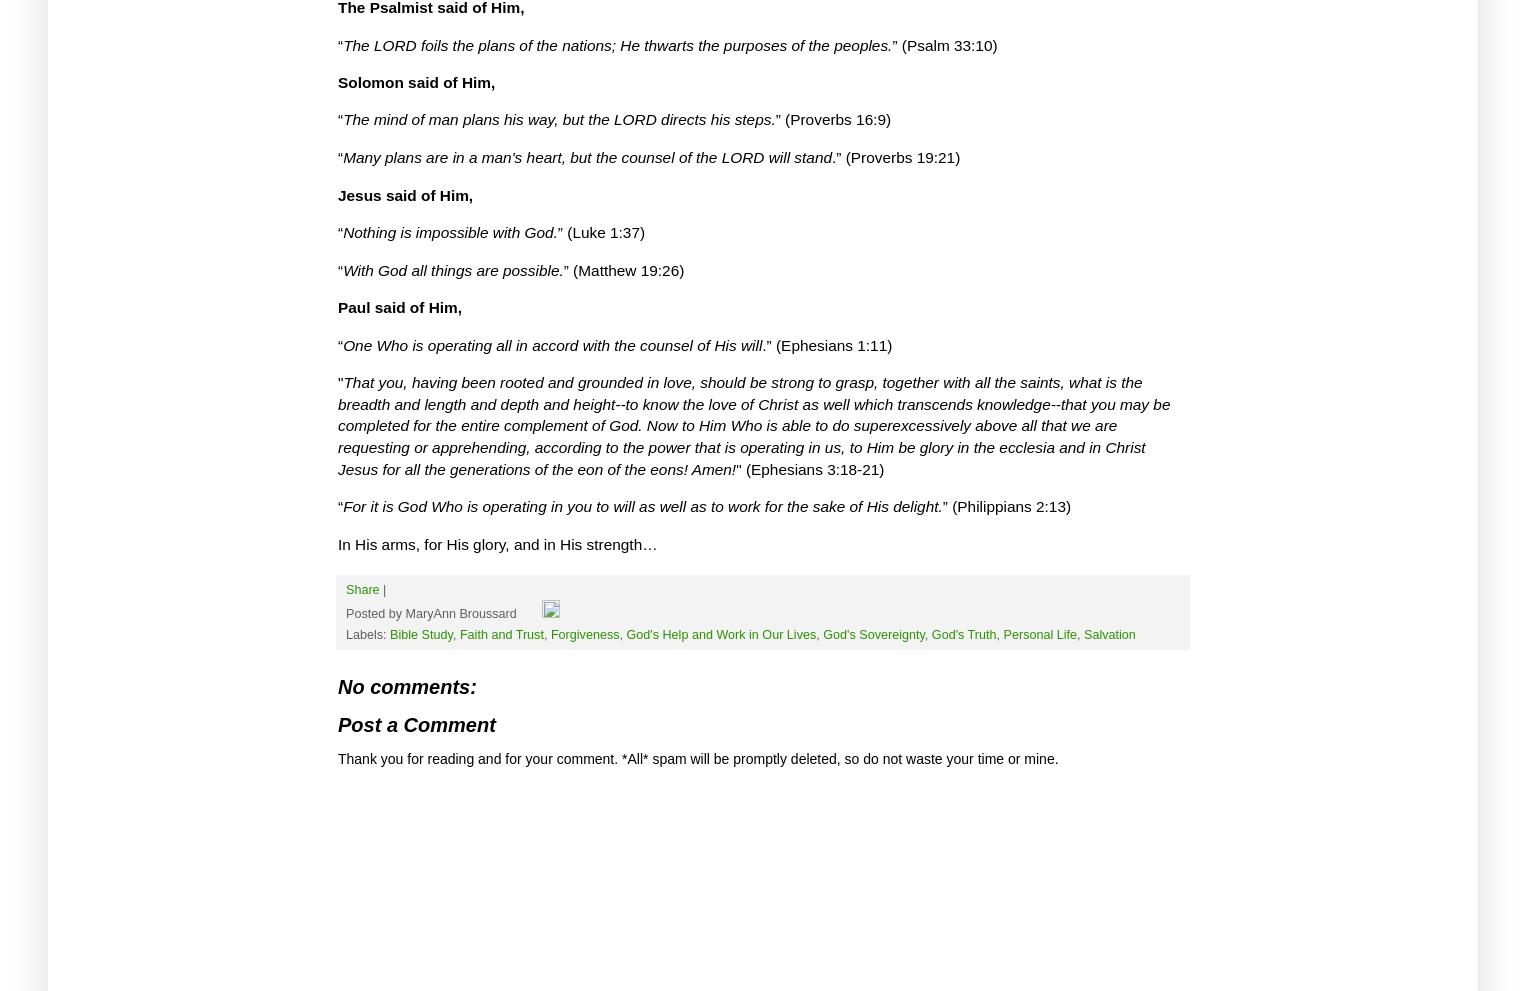 This screenshot has height=991, width=1528. Describe the element at coordinates (552, 344) in the screenshot. I see `'One Who is operating all in accord with the counsel of His will'` at that location.